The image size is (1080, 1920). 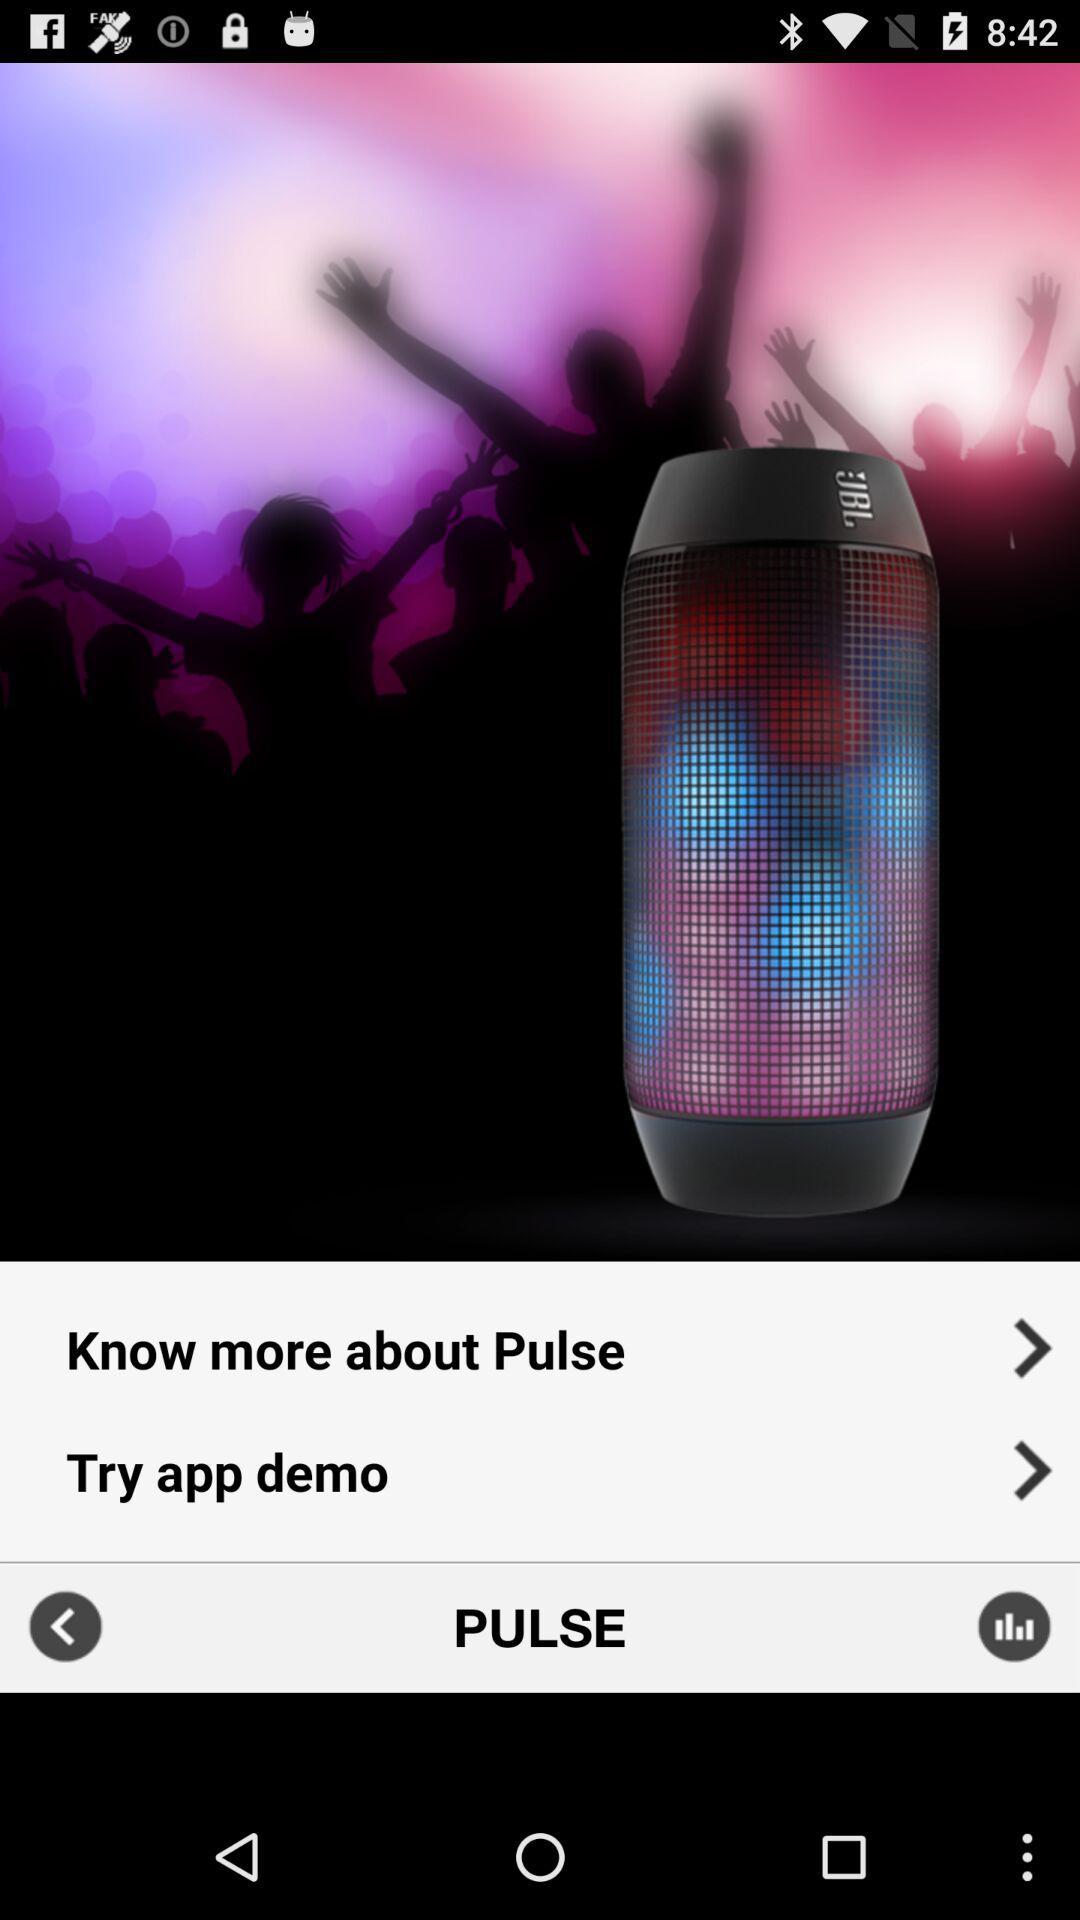 What do you see at coordinates (1014, 1627) in the screenshot?
I see `sound settings` at bounding box center [1014, 1627].